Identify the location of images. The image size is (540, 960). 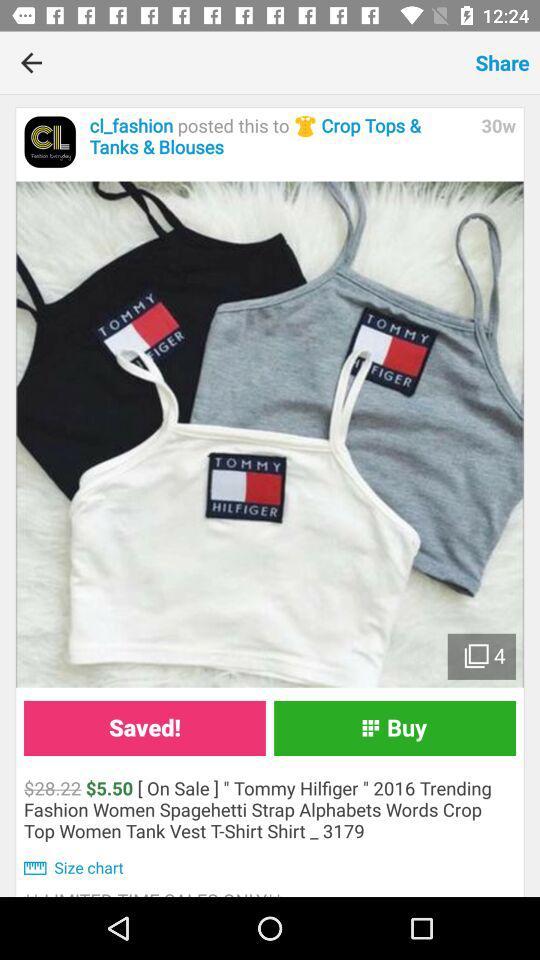
(270, 434).